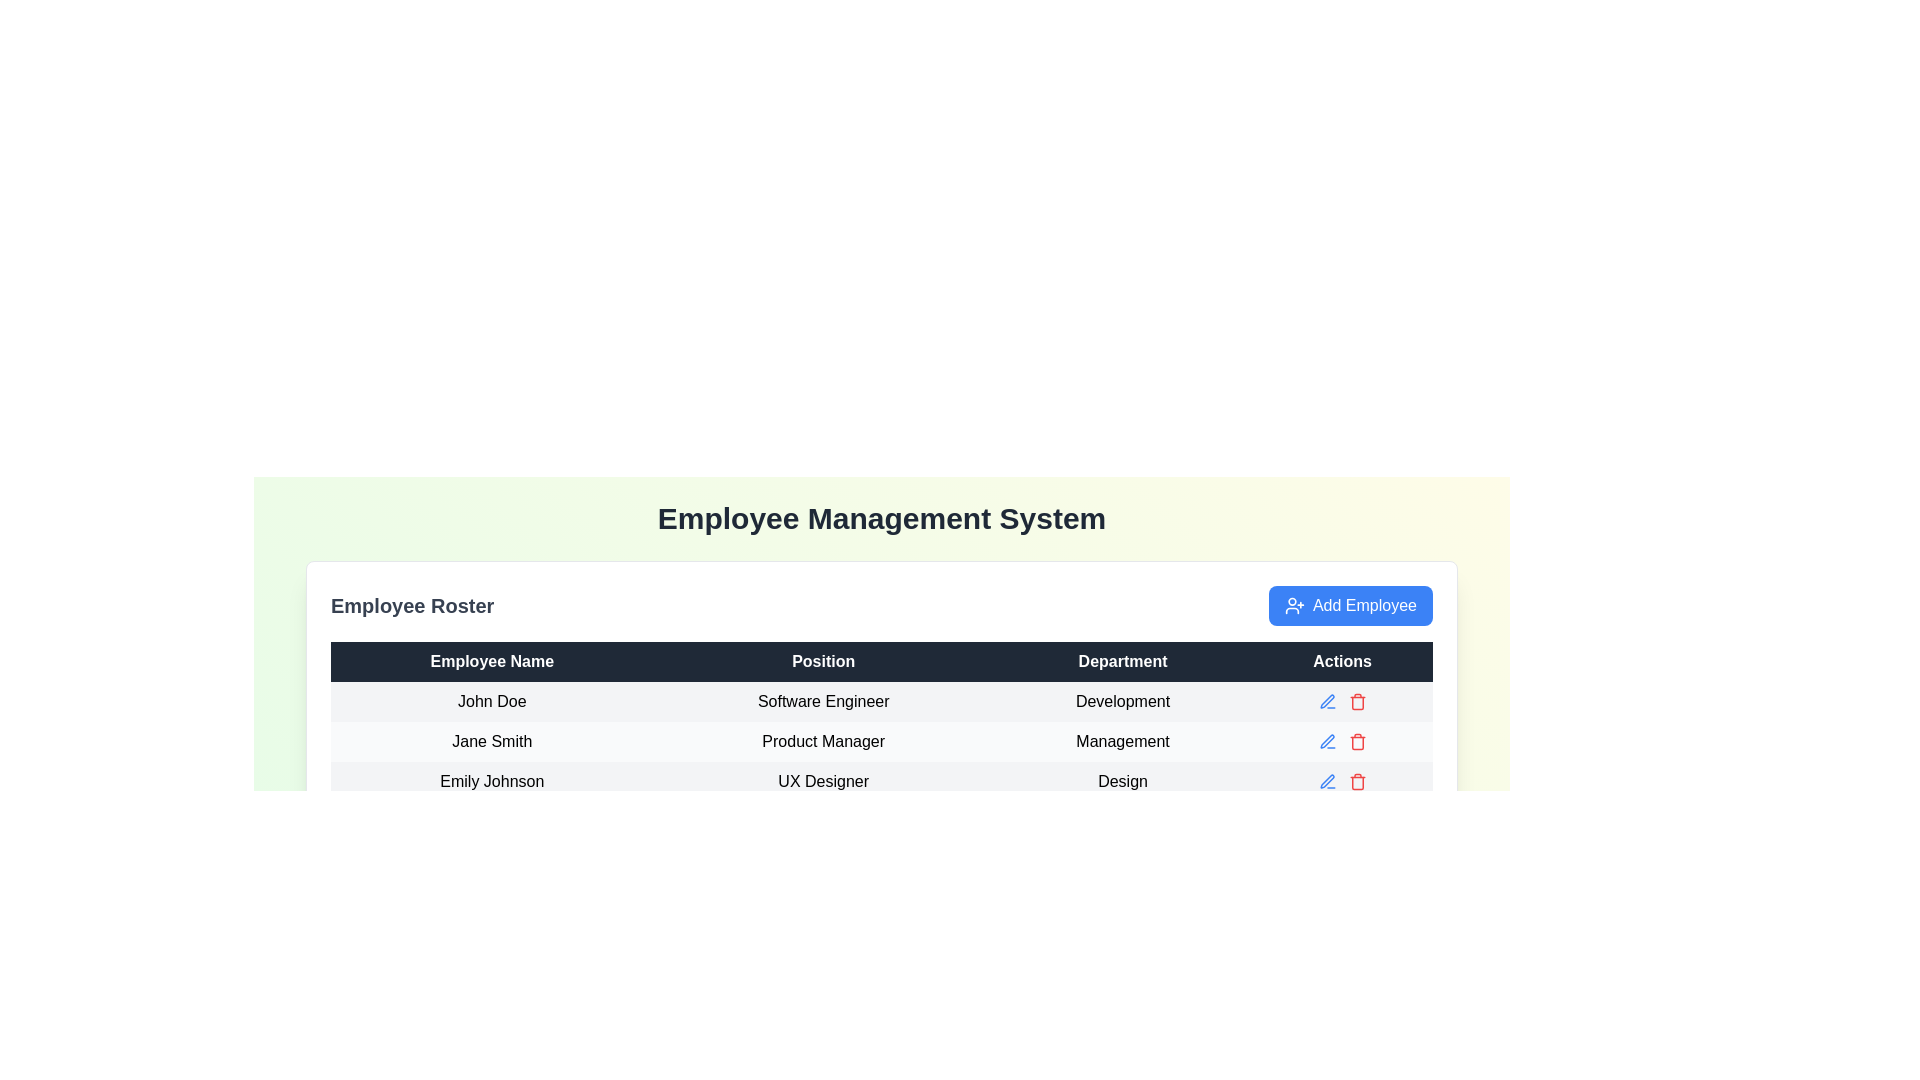  I want to click on static text displaying the department name for 'Jane Smith' in the third column of the second data row of the table, so click(1123, 741).